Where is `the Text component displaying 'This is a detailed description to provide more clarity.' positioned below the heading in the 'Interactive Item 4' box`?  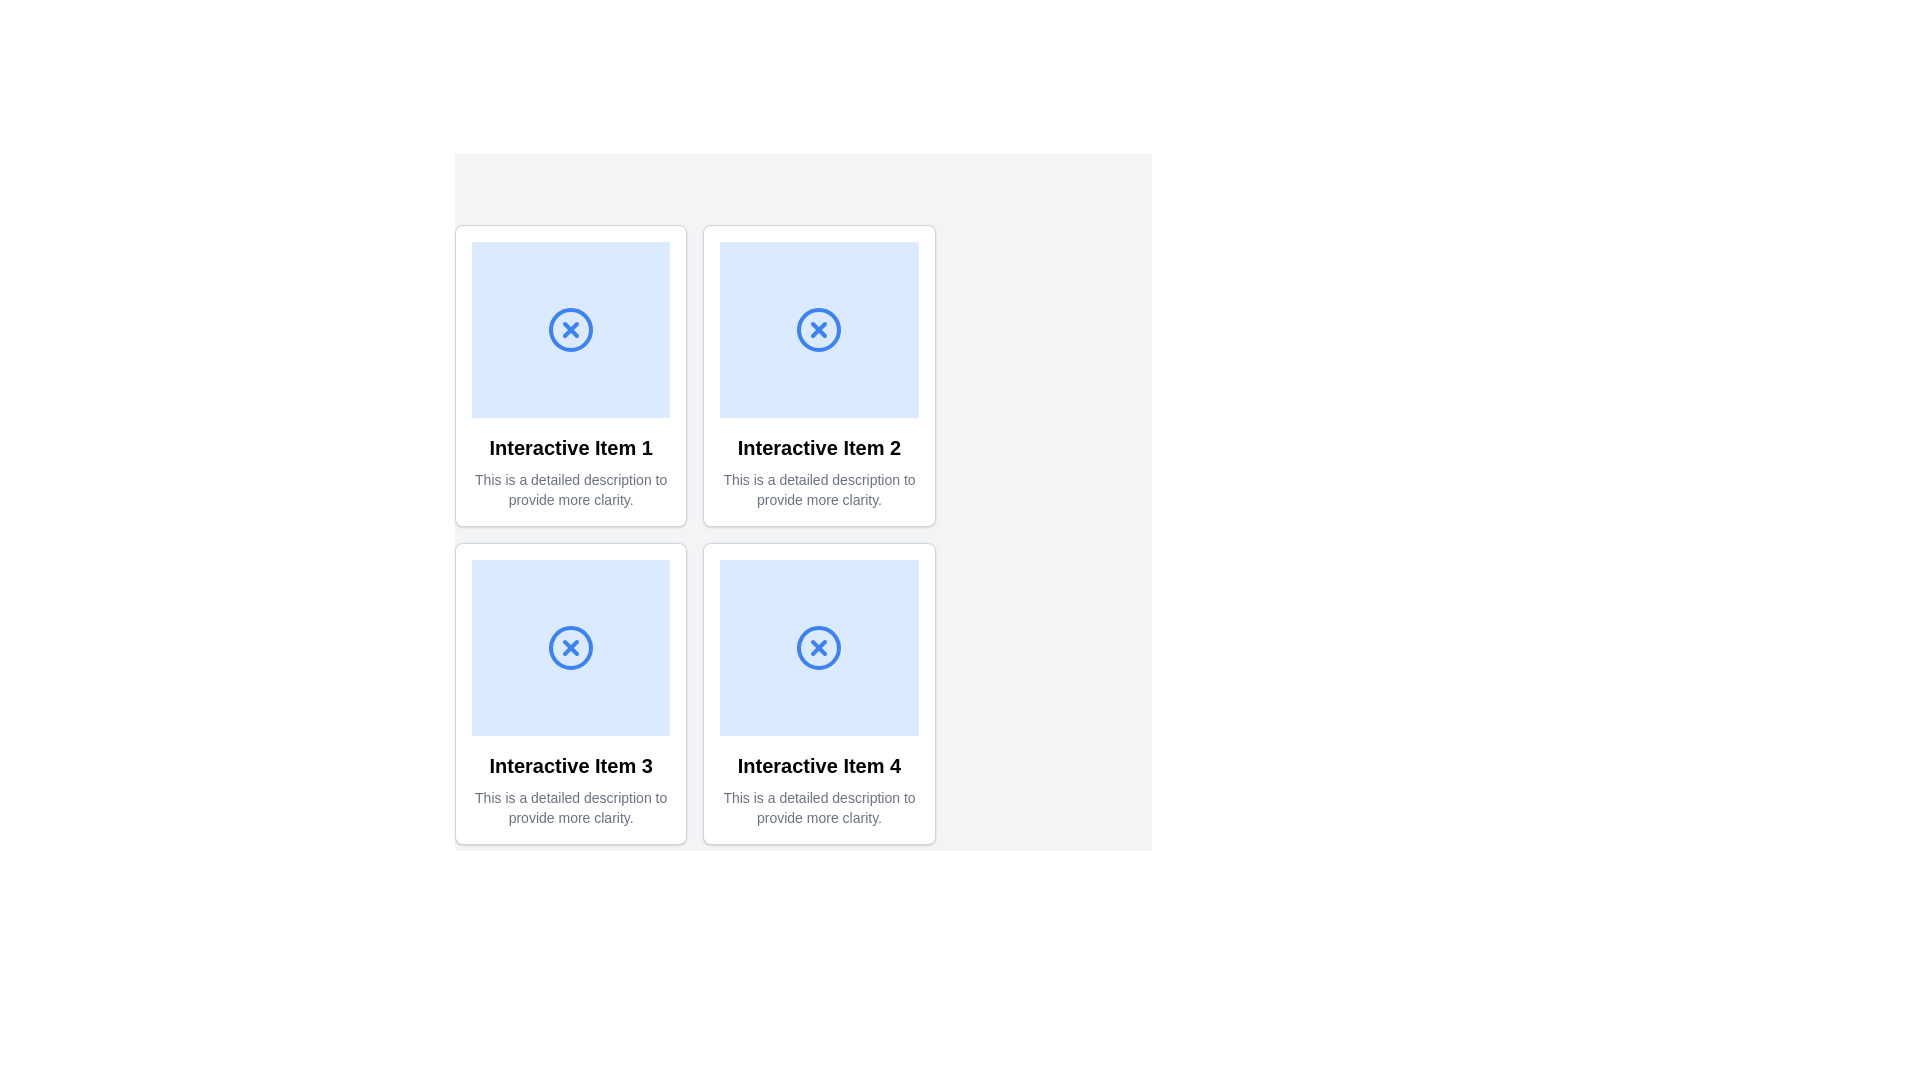 the Text component displaying 'This is a detailed description to provide more clarity.' positioned below the heading in the 'Interactive Item 4' box is located at coordinates (819, 806).